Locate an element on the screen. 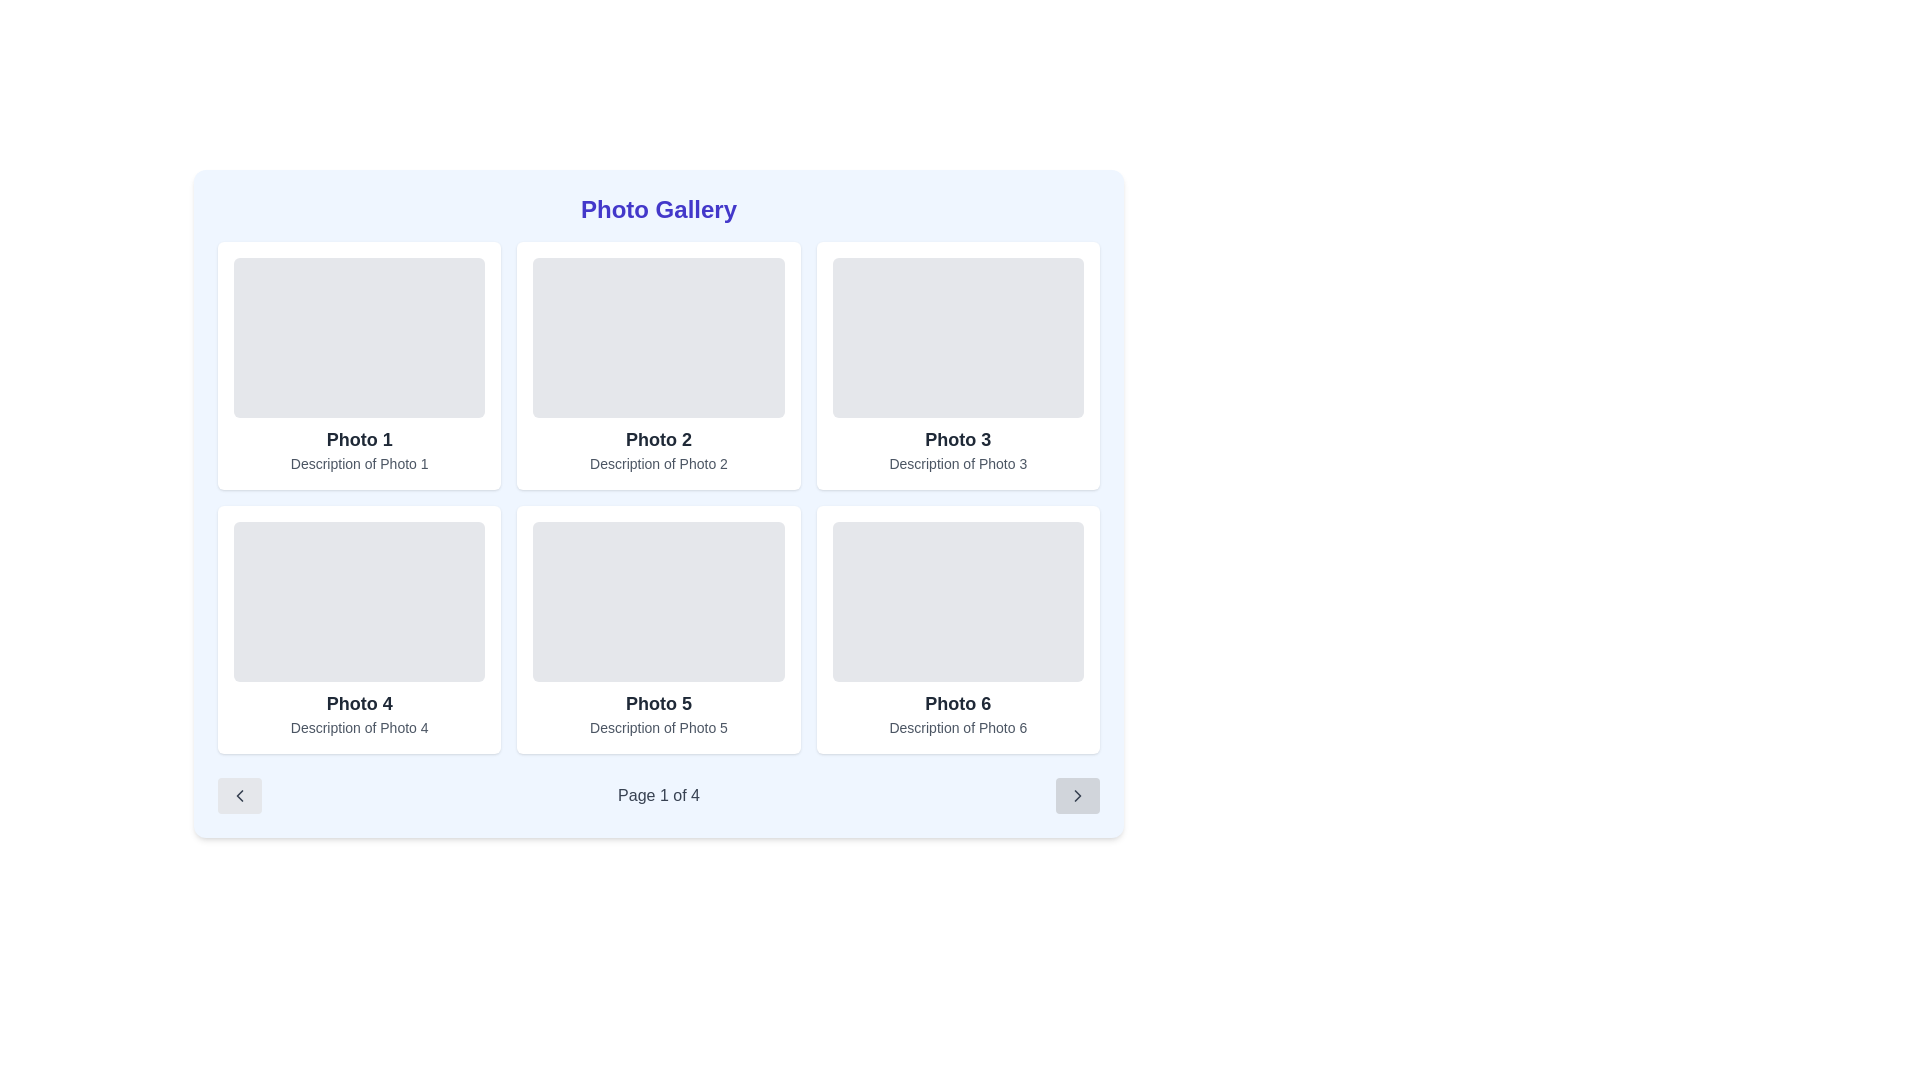  the chevron icon located at the center of the rightmost button in the bottom navigation bar is located at coordinates (1076, 794).